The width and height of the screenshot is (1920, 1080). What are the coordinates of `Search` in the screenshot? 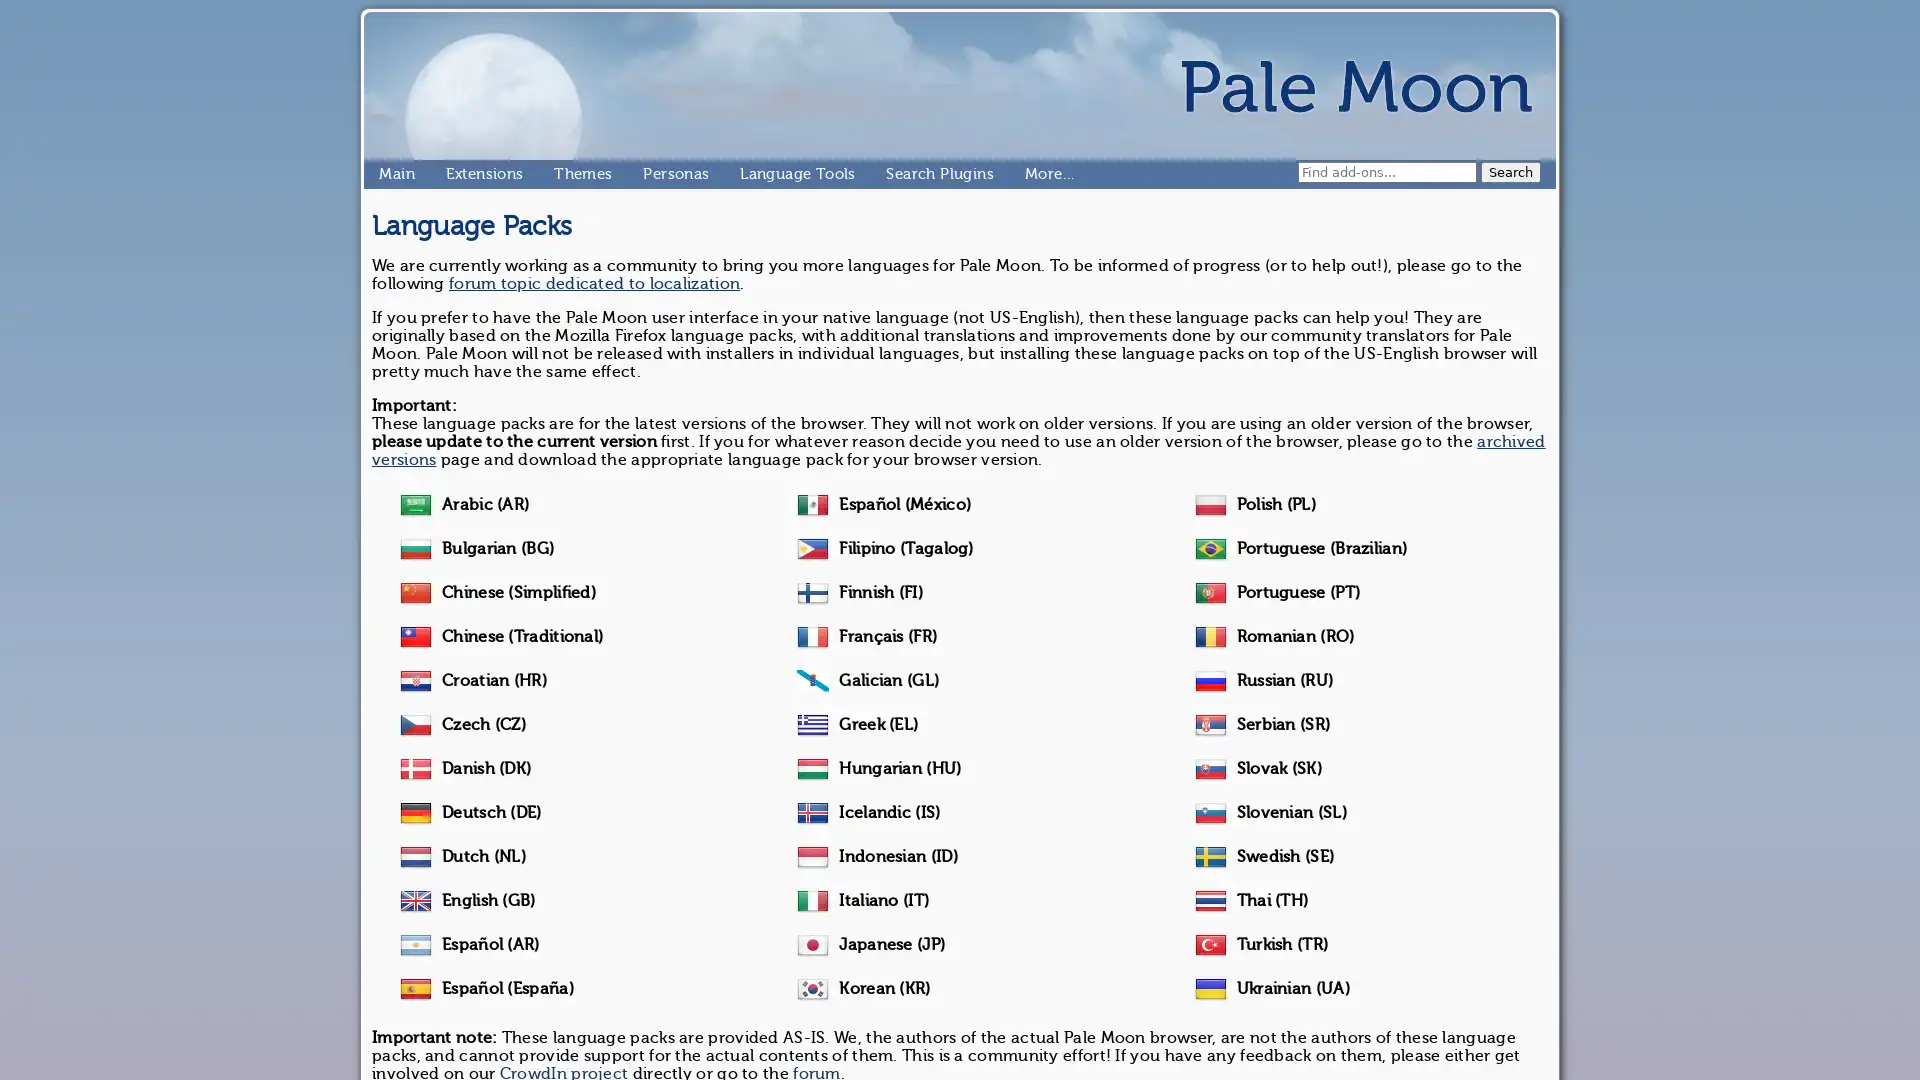 It's located at (1511, 171).